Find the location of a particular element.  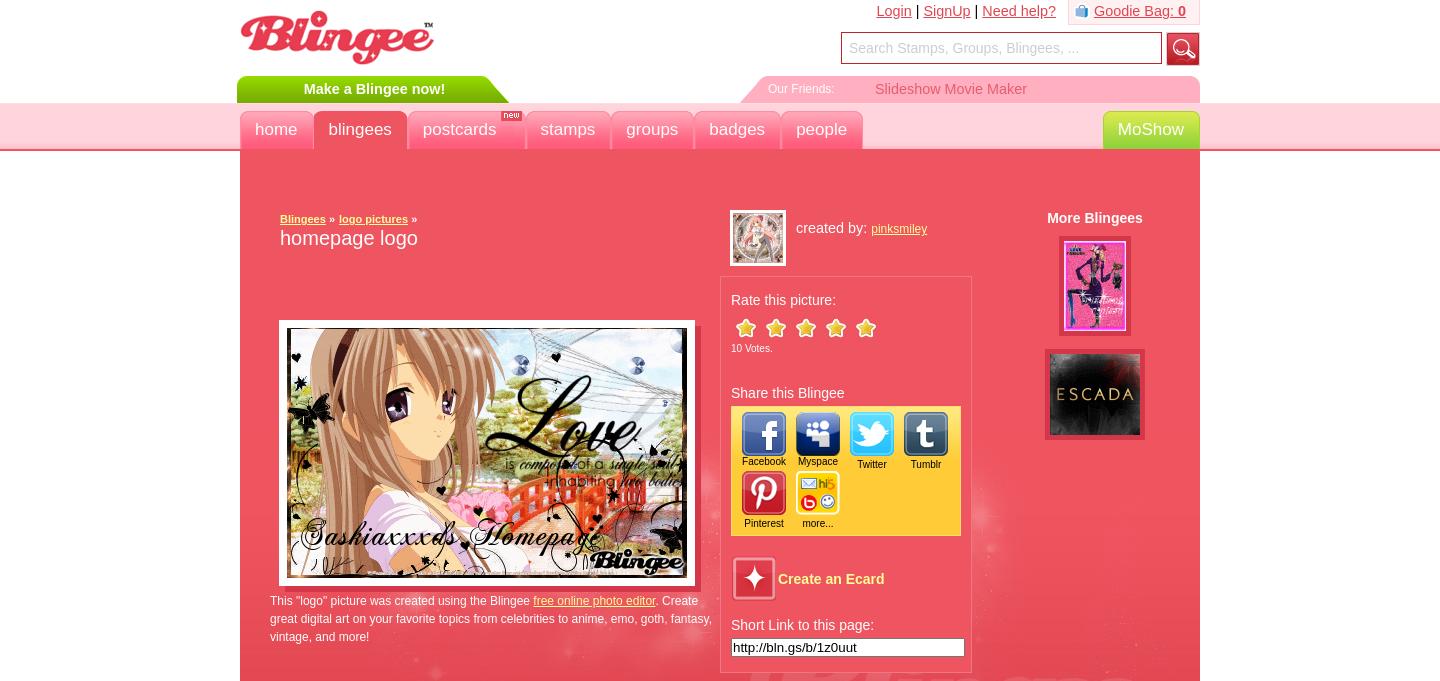

'Create an Ecard' is located at coordinates (831, 578).